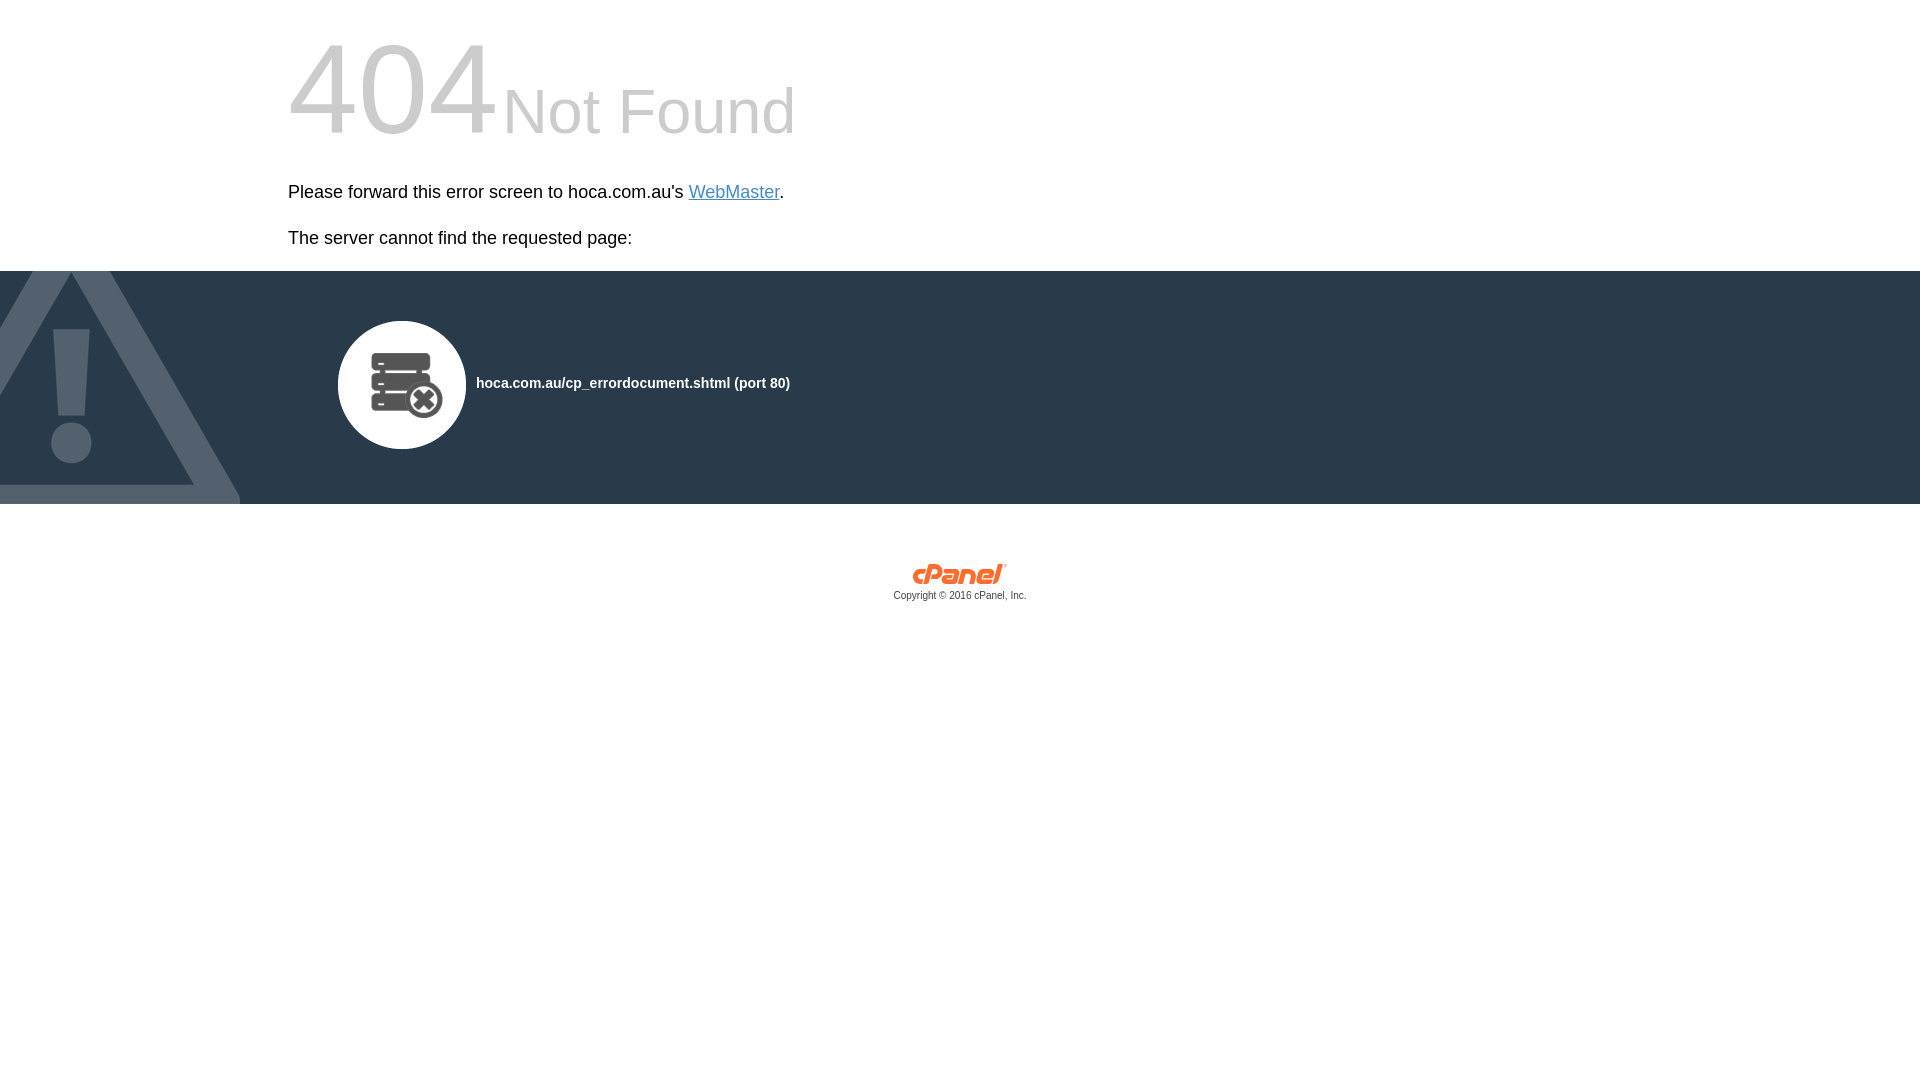  What do you see at coordinates (733, 192) in the screenshot?
I see `'WebMaster'` at bounding box center [733, 192].